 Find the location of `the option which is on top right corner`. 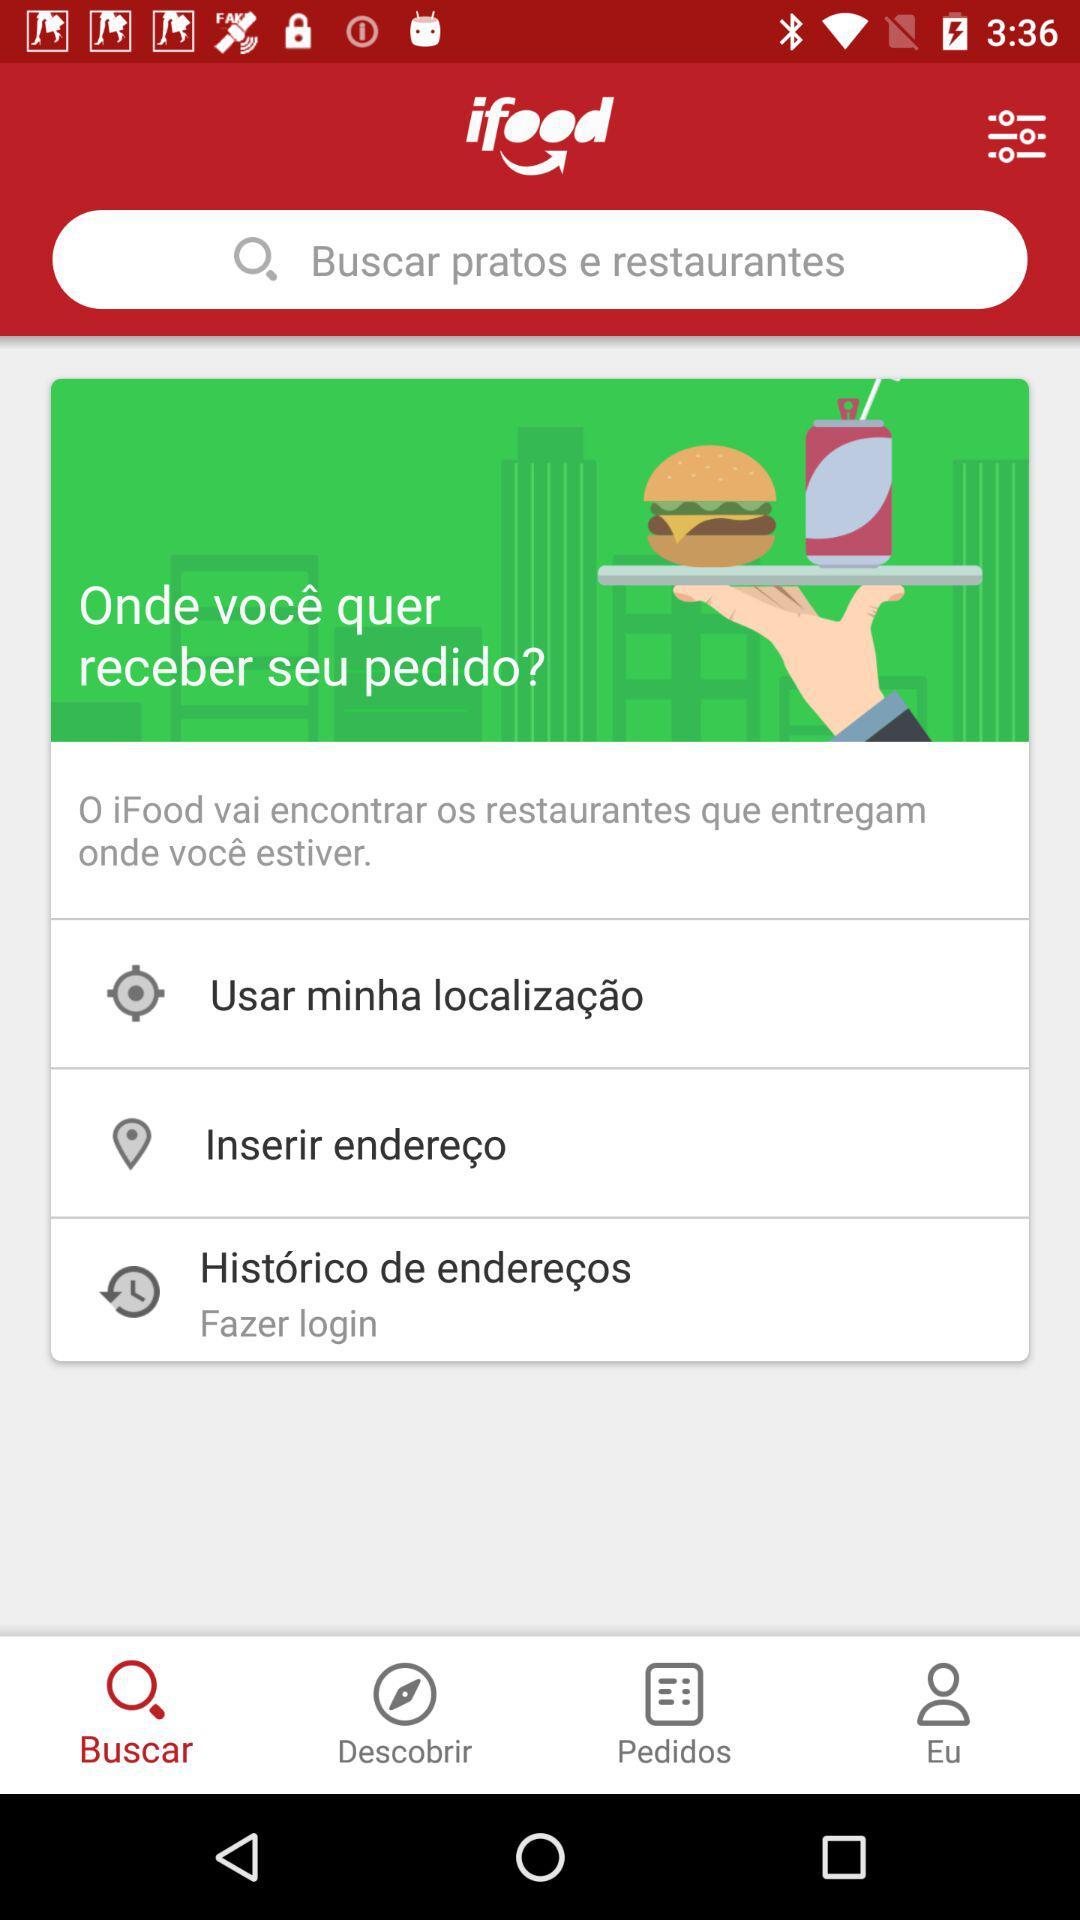

the option which is on top right corner is located at coordinates (1017, 135).